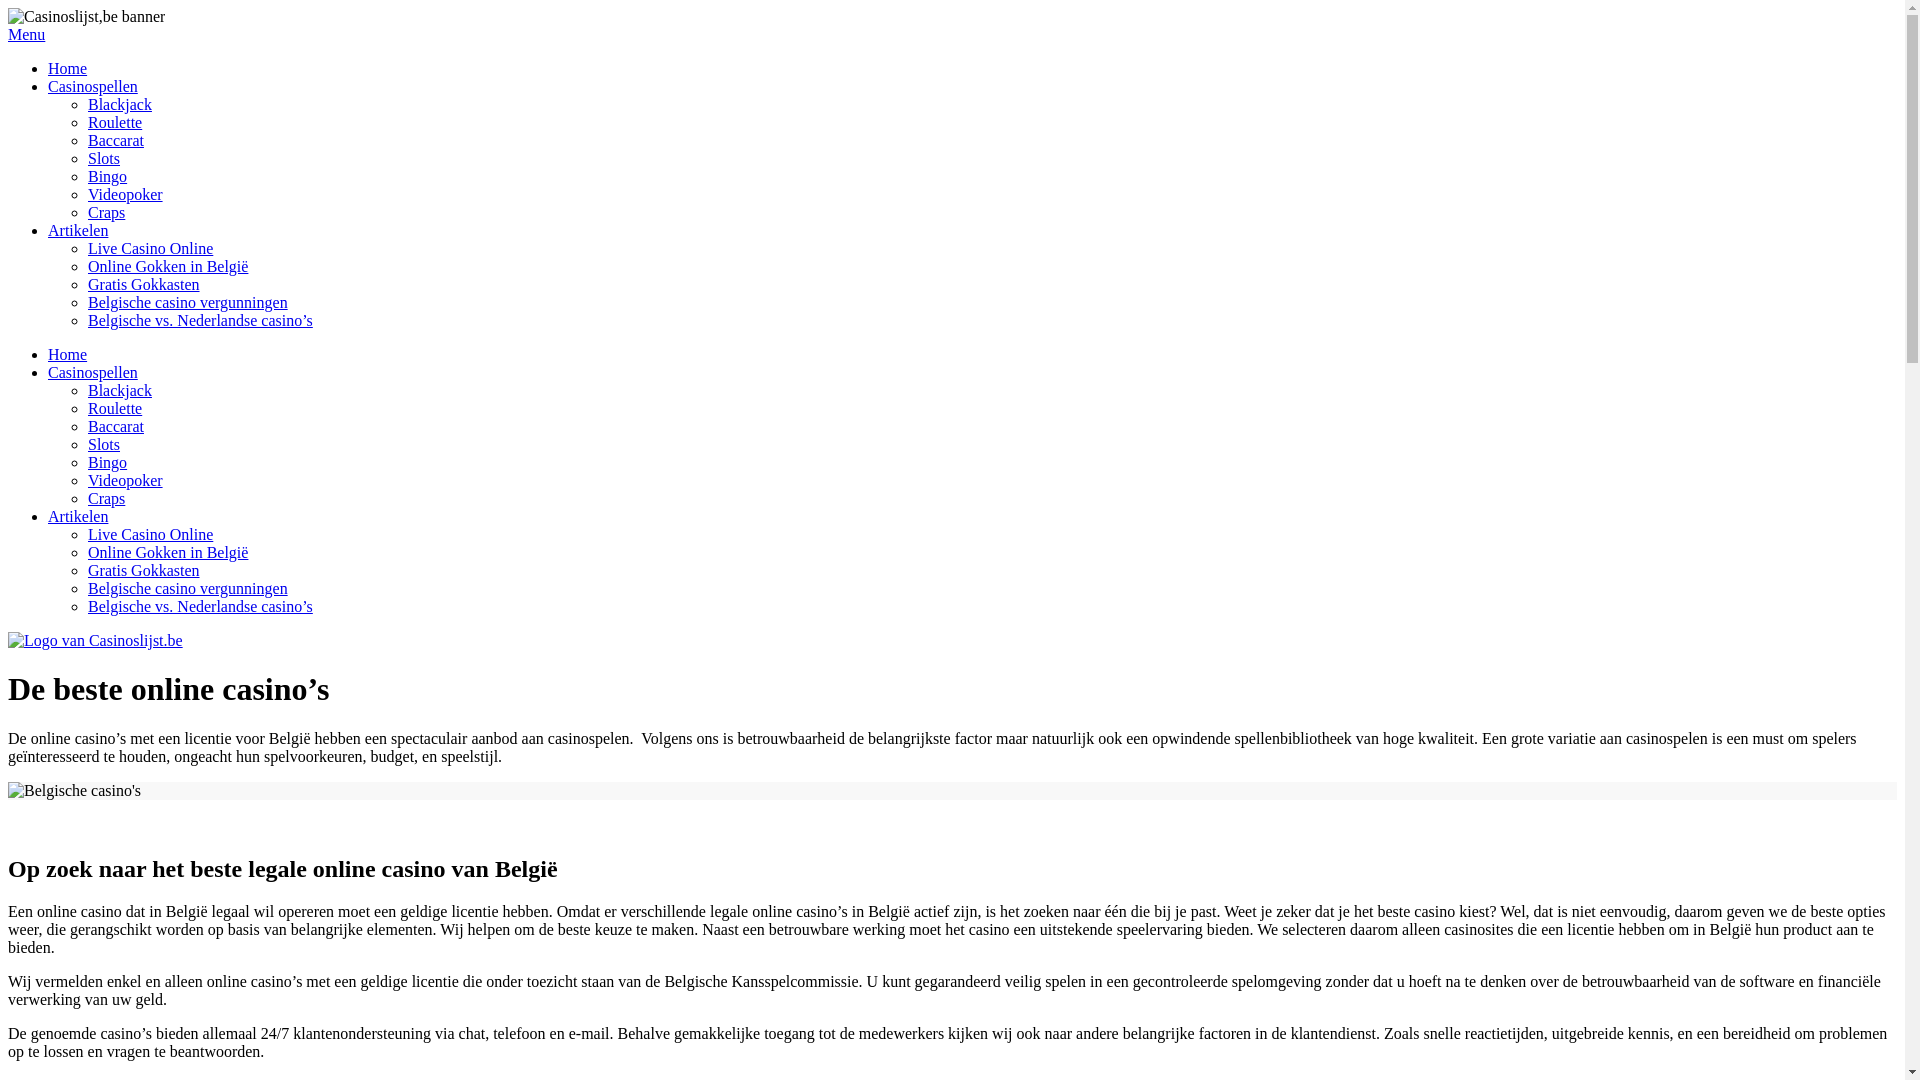 Image resolution: width=1920 pixels, height=1080 pixels. I want to click on 'Baccarat', so click(114, 425).